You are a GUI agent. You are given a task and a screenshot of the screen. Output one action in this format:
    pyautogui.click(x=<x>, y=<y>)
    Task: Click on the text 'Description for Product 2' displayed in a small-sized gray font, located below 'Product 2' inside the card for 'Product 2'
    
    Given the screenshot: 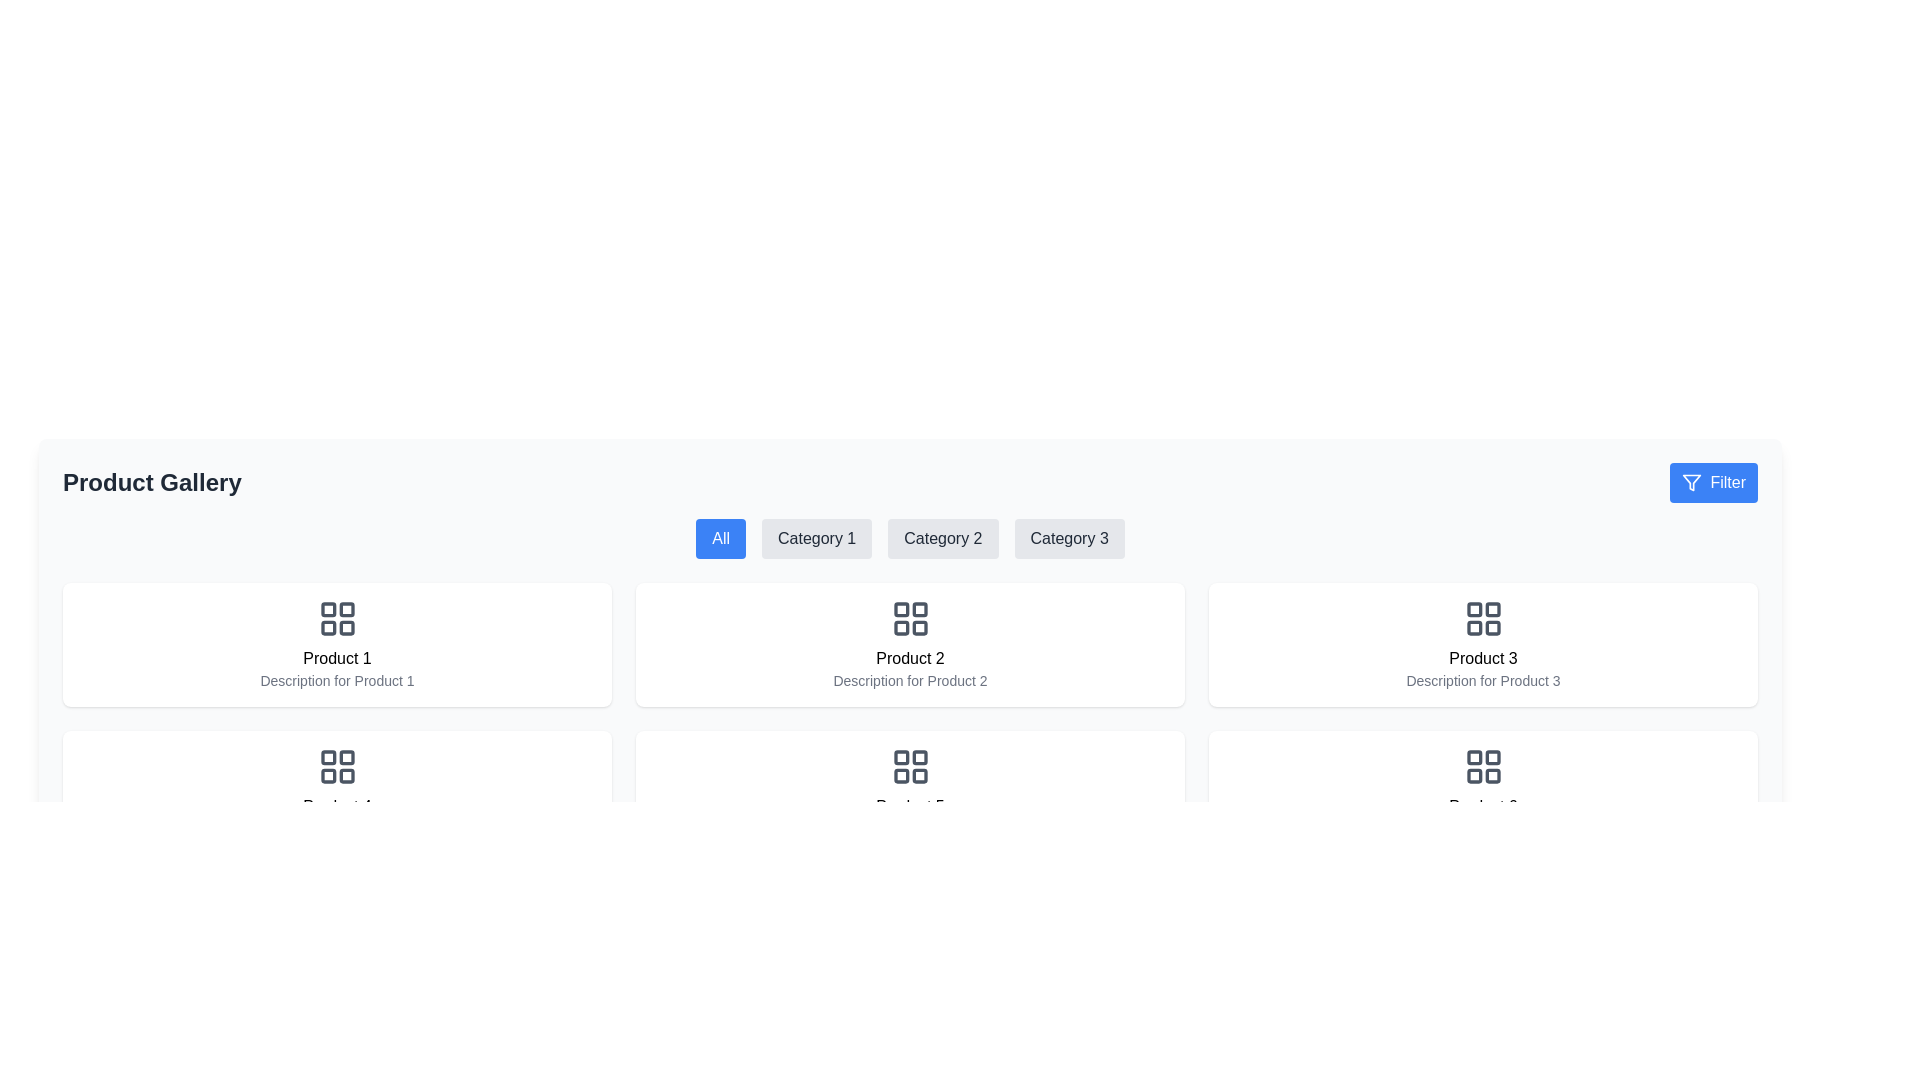 What is the action you would take?
    pyautogui.click(x=909, y=680)
    